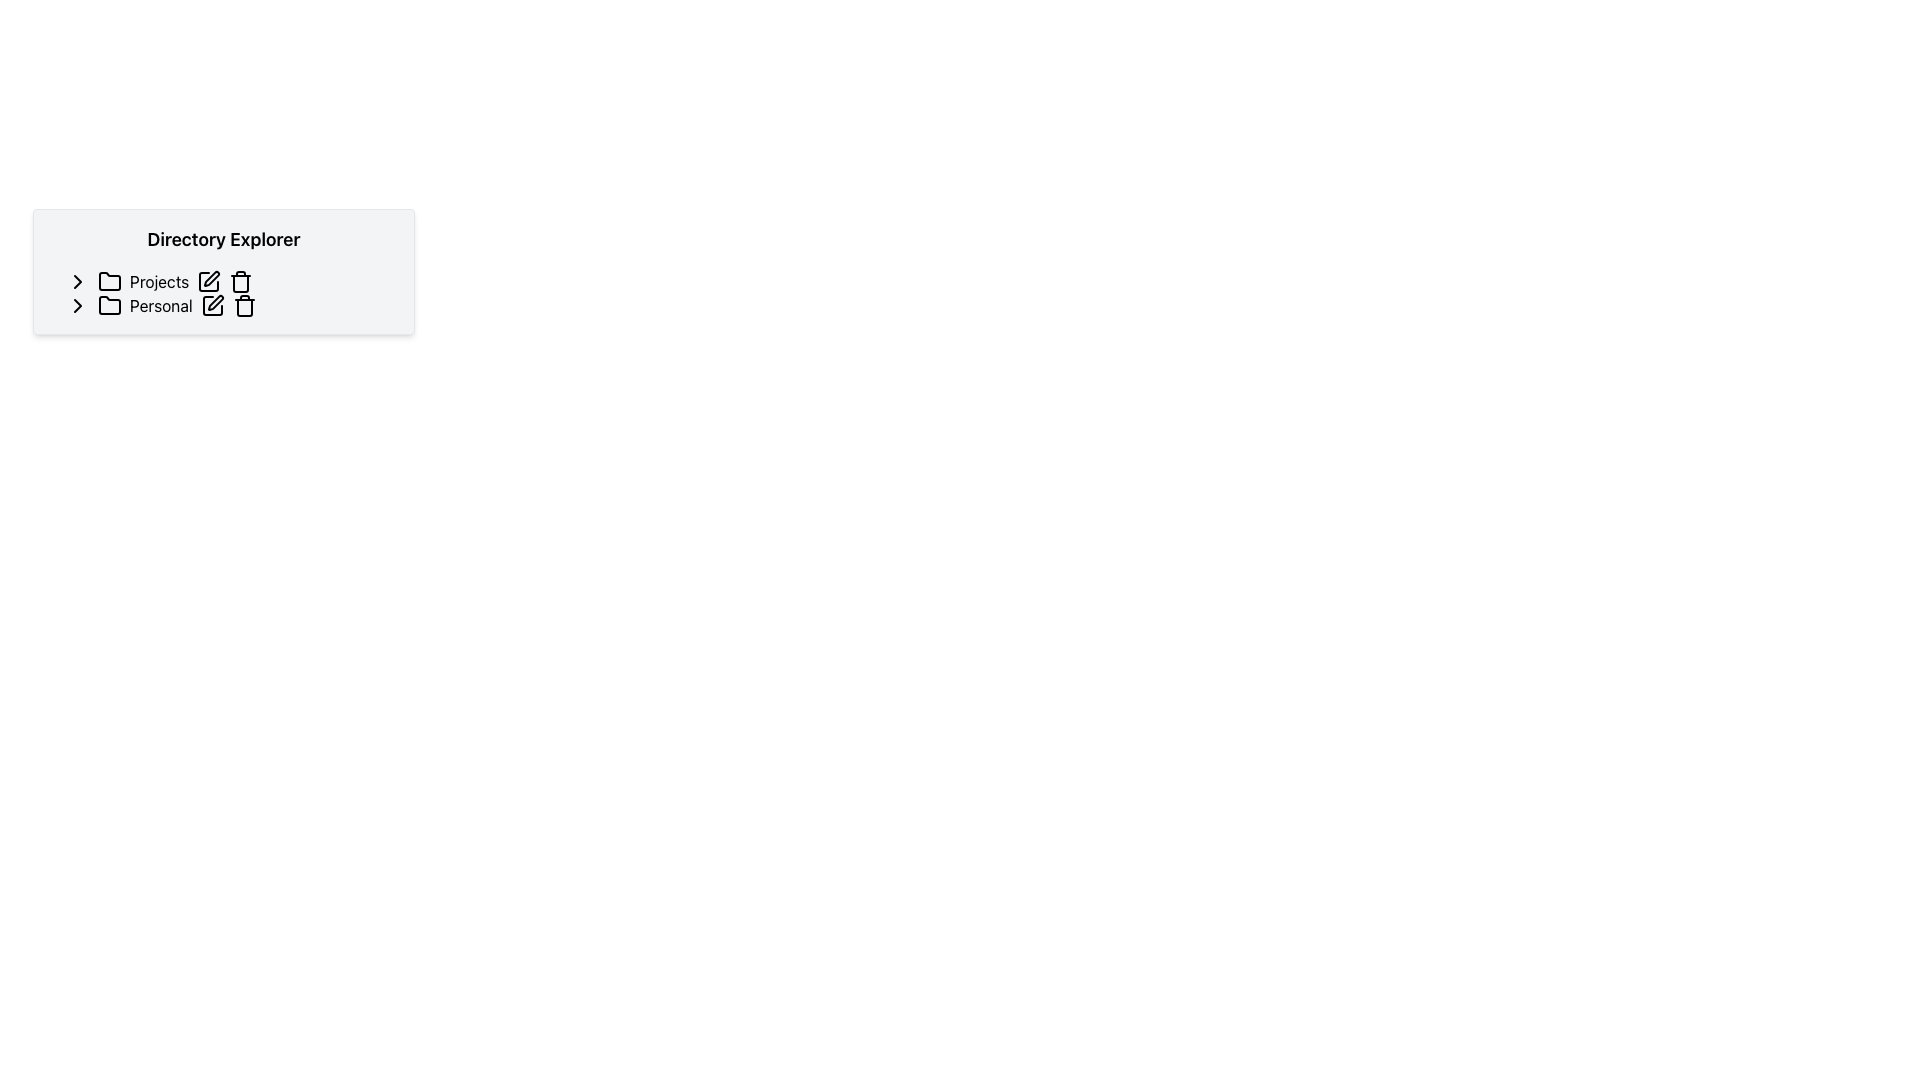  Describe the element at coordinates (77, 281) in the screenshot. I see `the toggle button-like interactive icon` at that location.